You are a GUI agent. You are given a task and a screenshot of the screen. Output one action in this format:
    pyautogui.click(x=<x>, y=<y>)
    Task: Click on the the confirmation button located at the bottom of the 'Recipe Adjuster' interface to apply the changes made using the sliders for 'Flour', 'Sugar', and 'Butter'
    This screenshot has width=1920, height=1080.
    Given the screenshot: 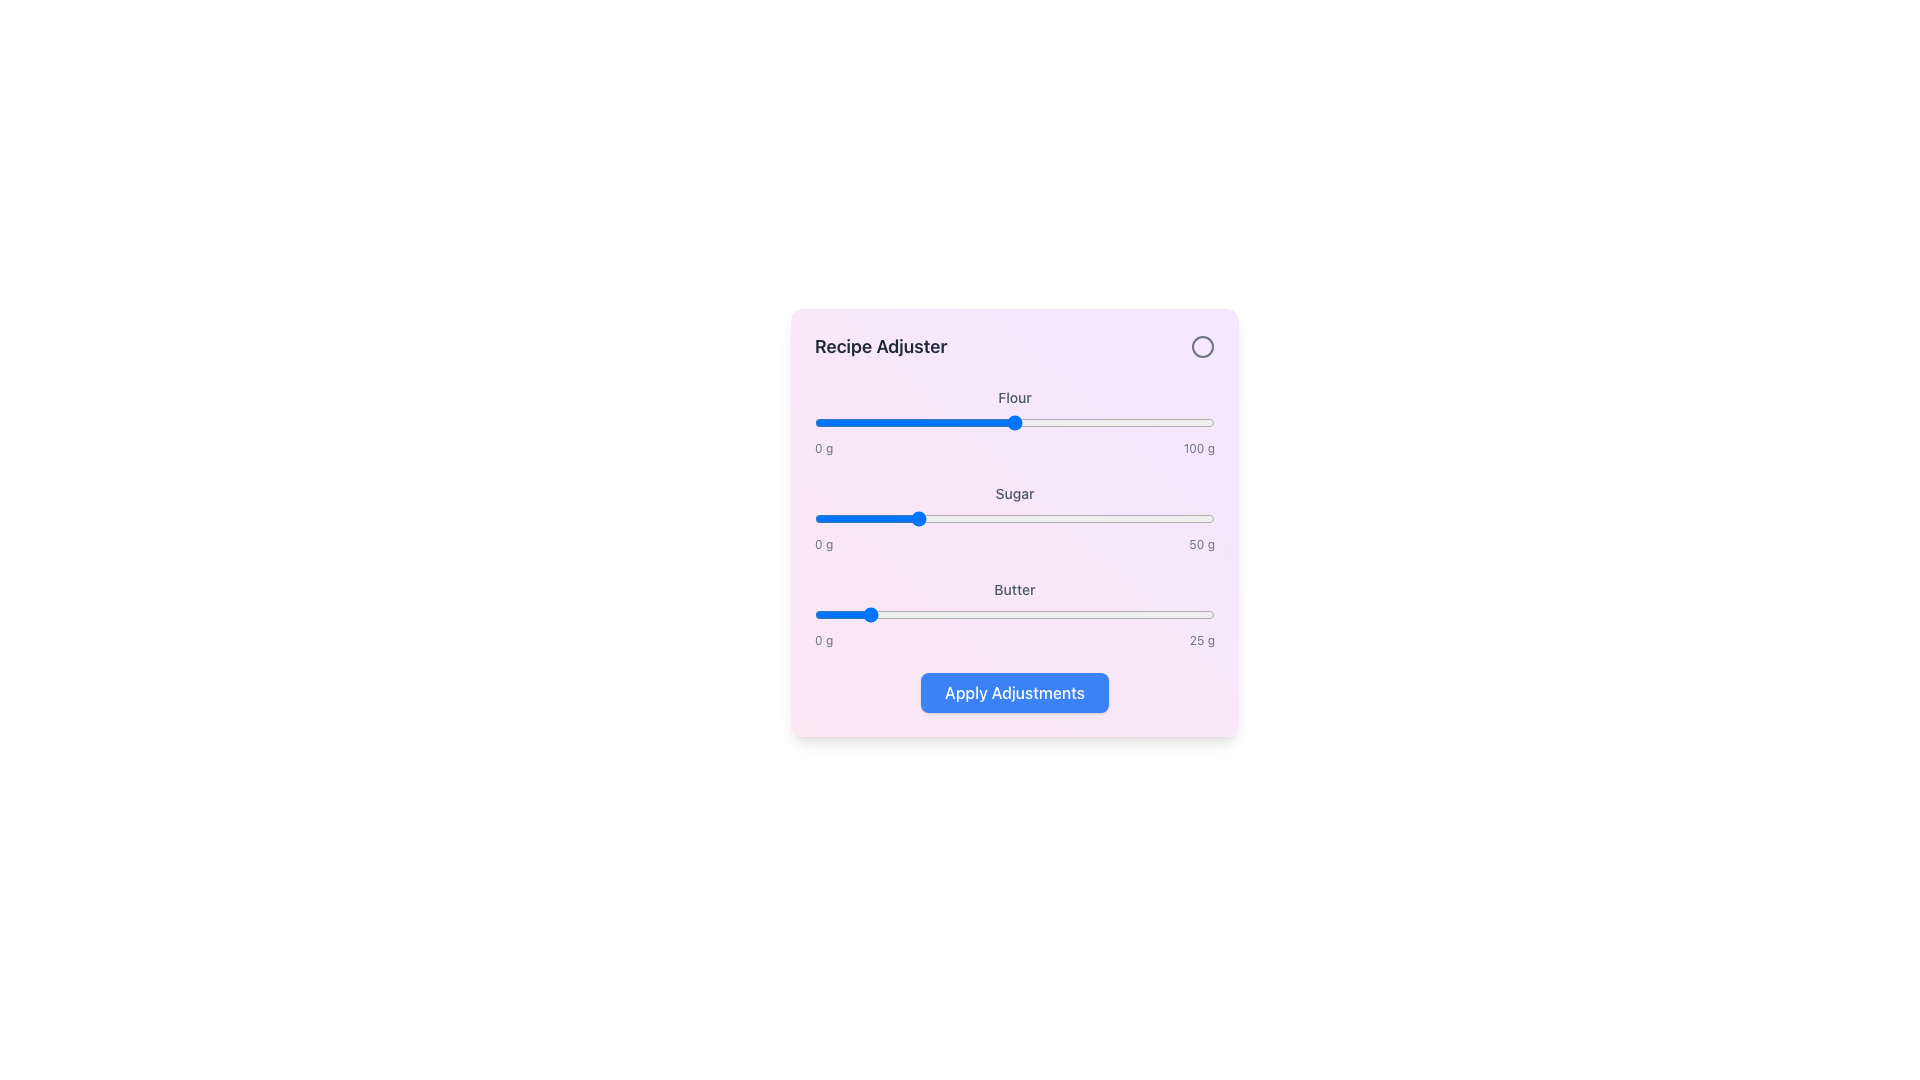 What is the action you would take?
    pyautogui.click(x=1014, y=692)
    